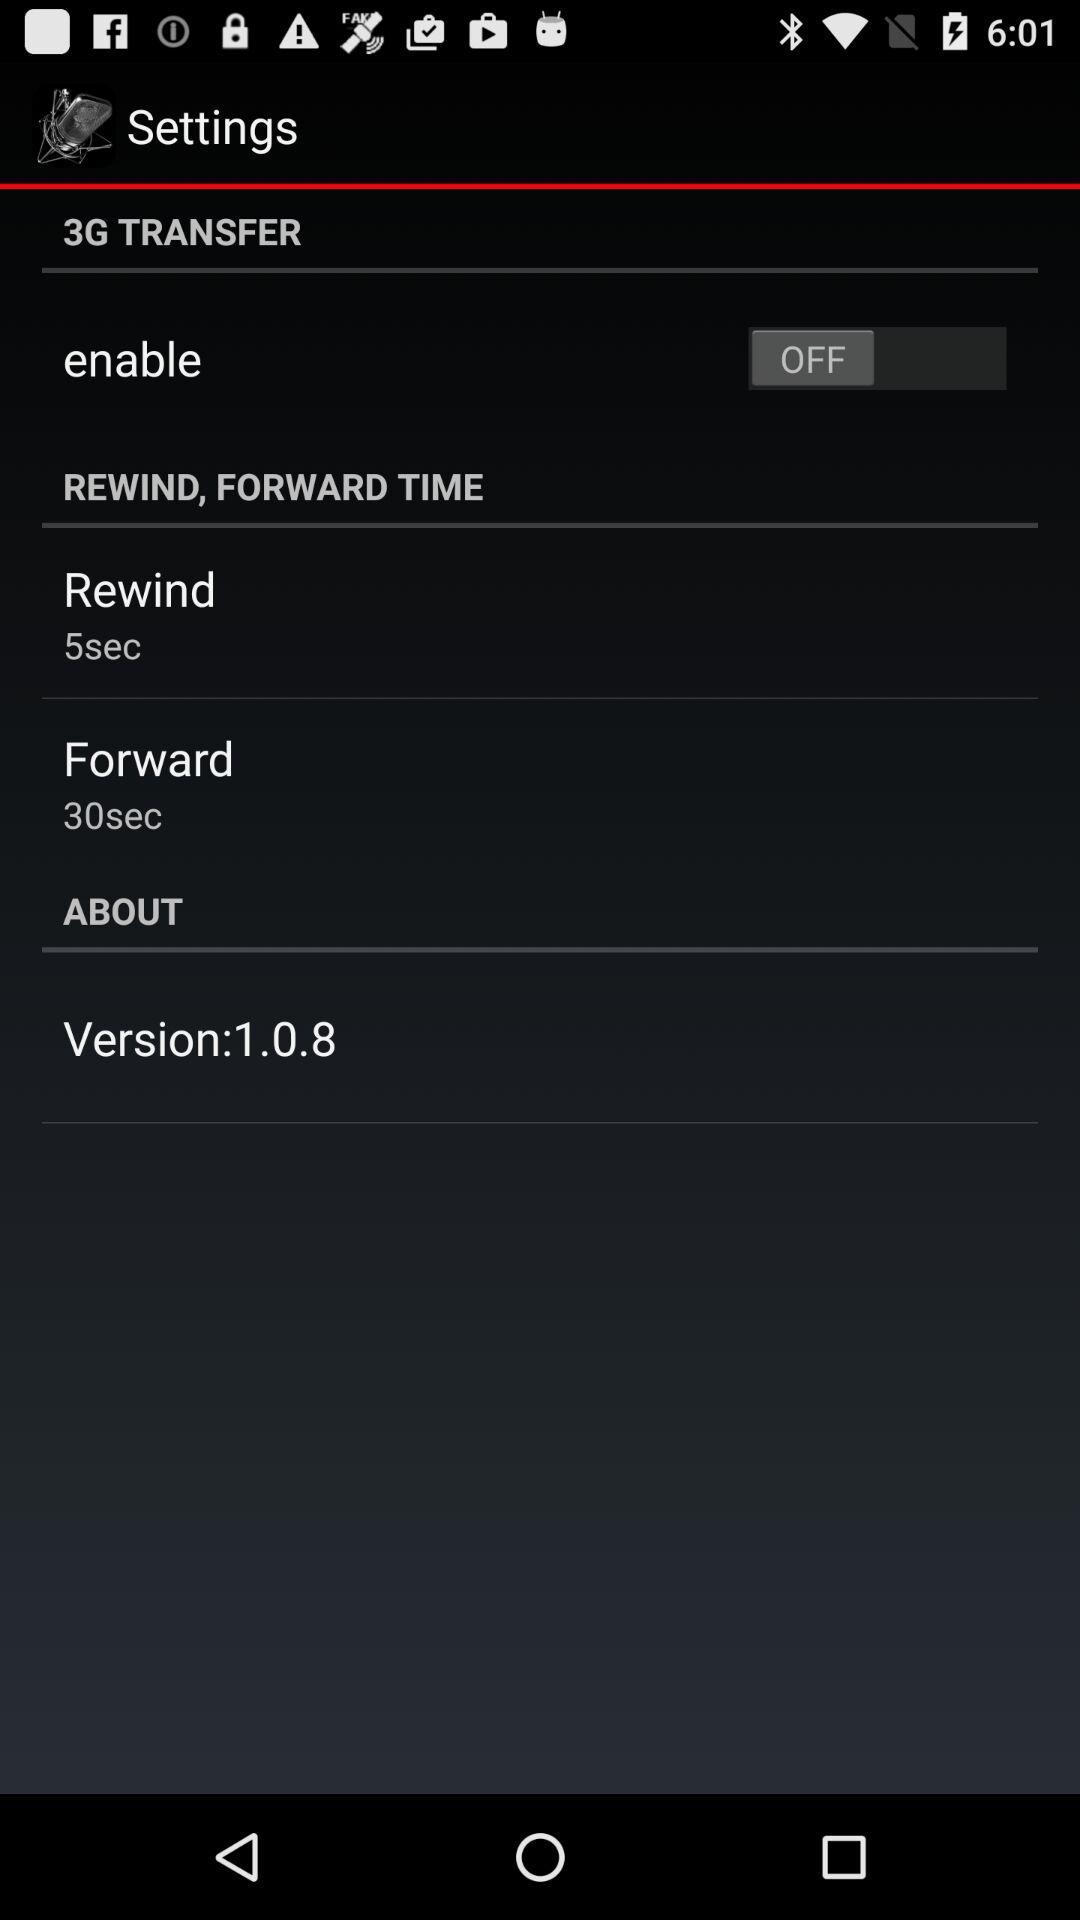  I want to click on the item below the 3g transfer icon, so click(876, 358).